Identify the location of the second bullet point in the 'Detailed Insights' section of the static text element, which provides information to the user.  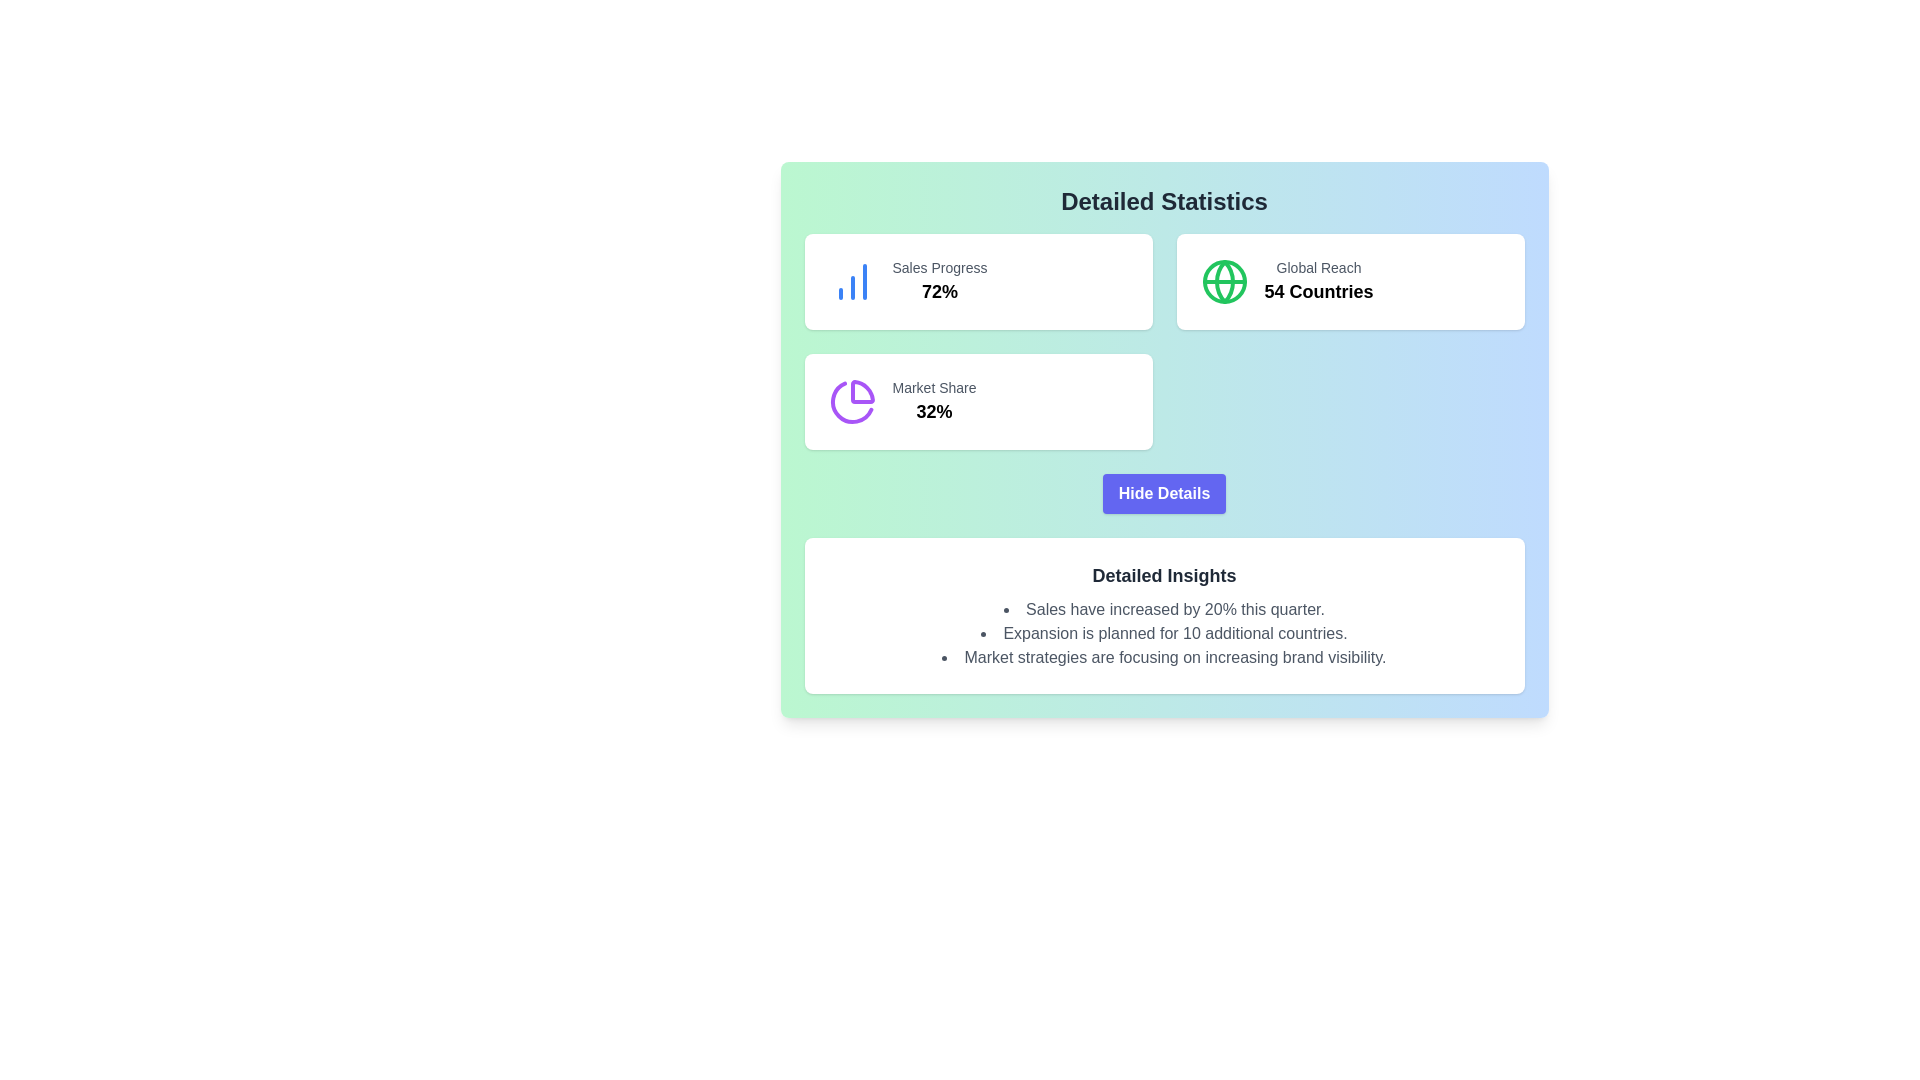
(1164, 633).